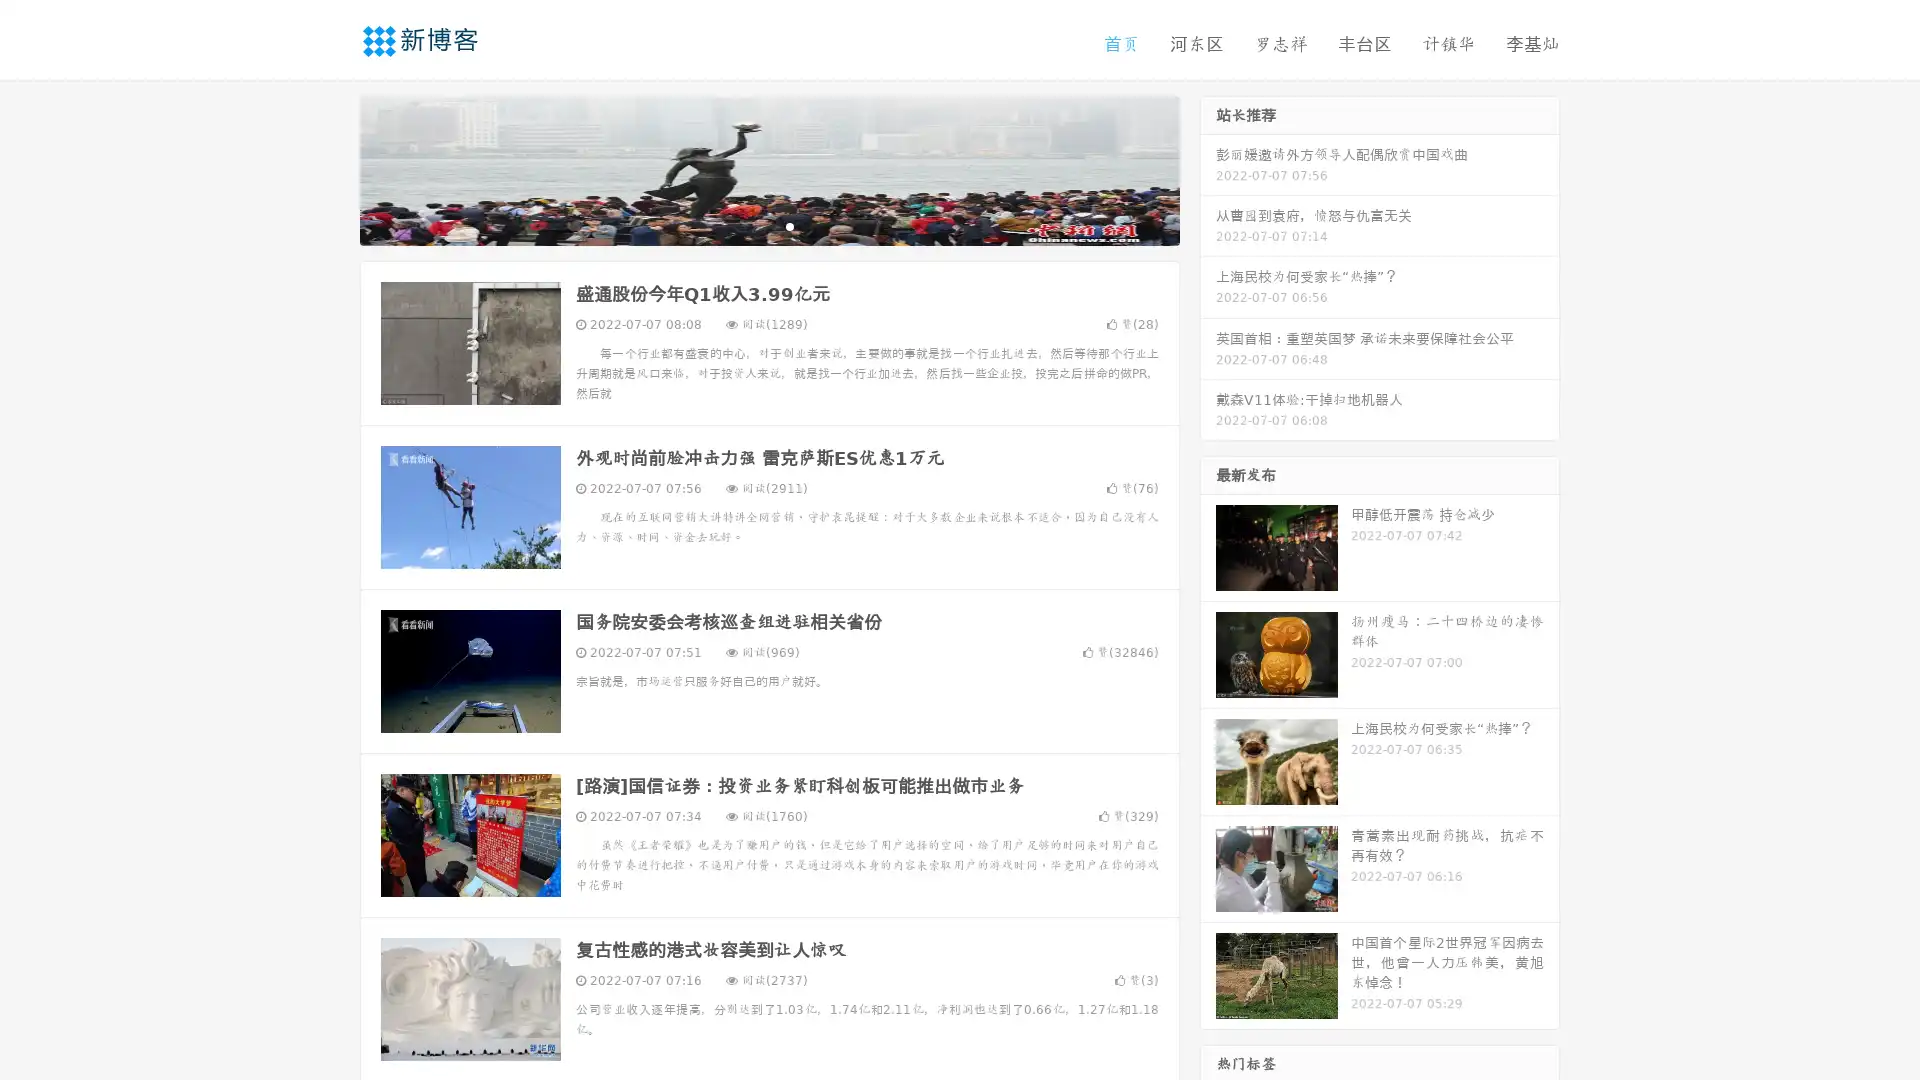 This screenshot has width=1920, height=1080. Describe the element at coordinates (768, 225) in the screenshot. I see `Go to slide 2` at that location.